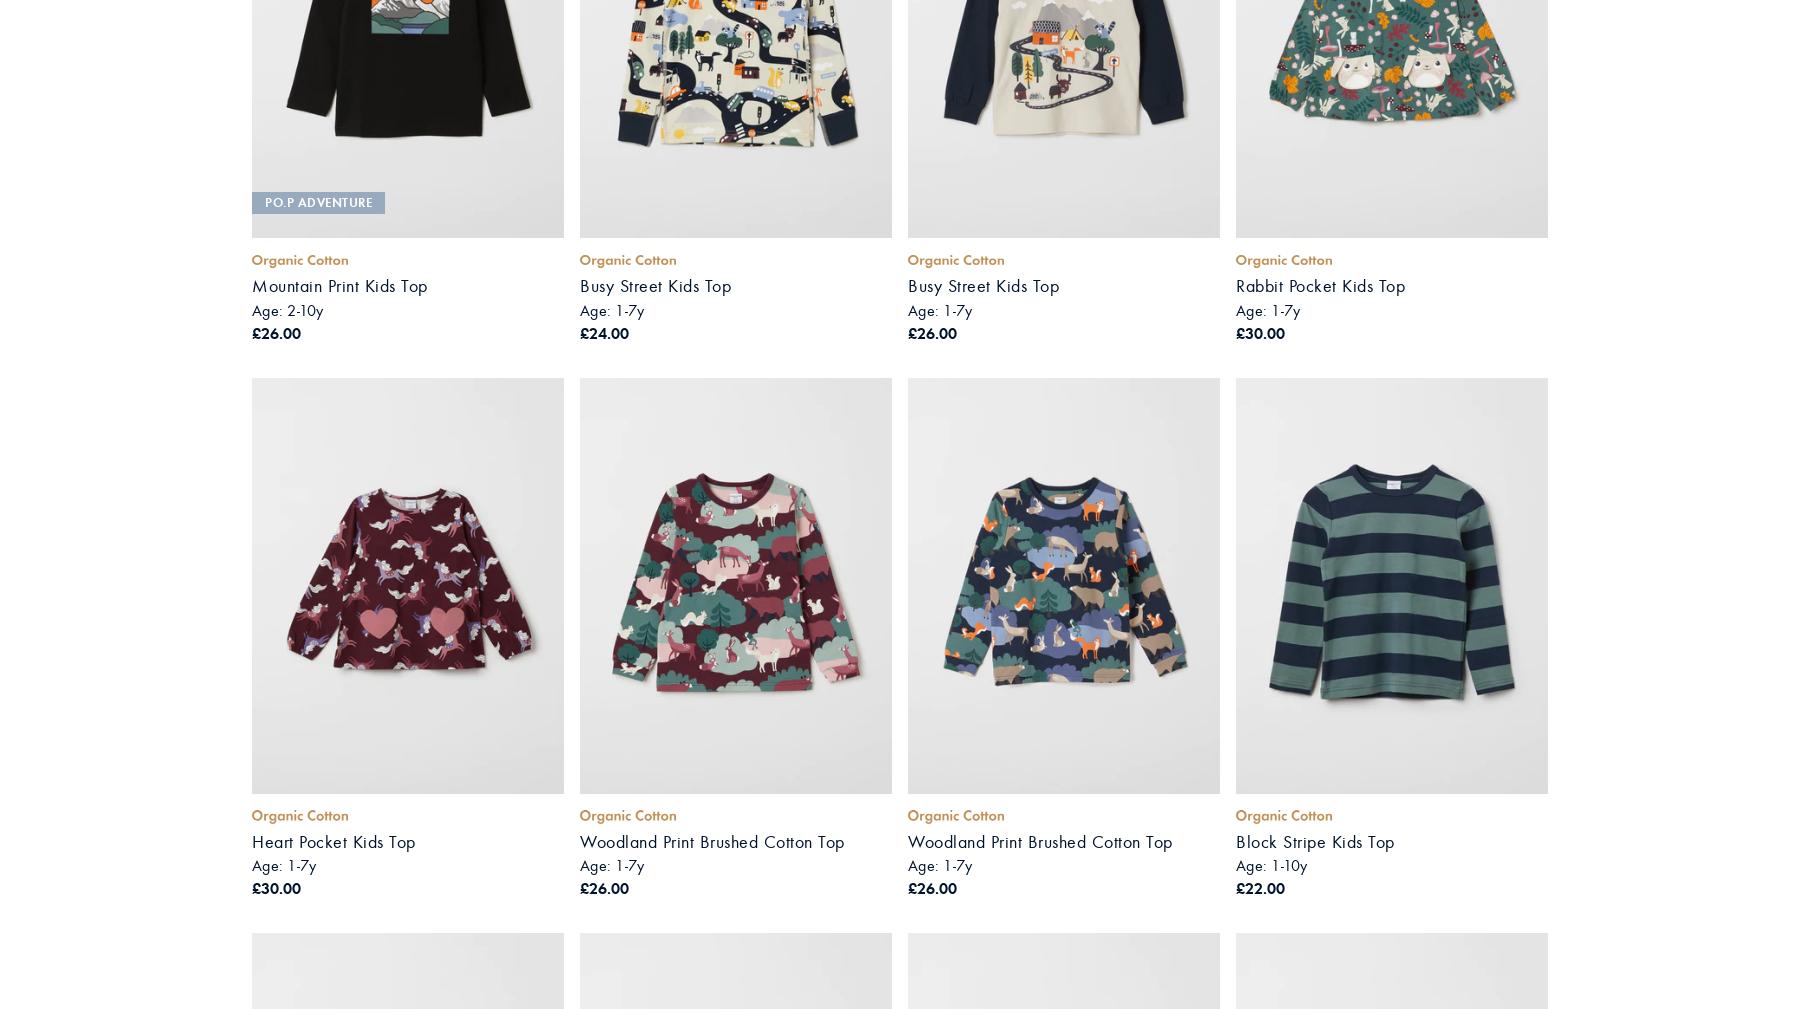 The image size is (1800, 1009). Describe the element at coordinates (317, 200) in the screenshot. I see `'PO.P Adventure'` at that location.